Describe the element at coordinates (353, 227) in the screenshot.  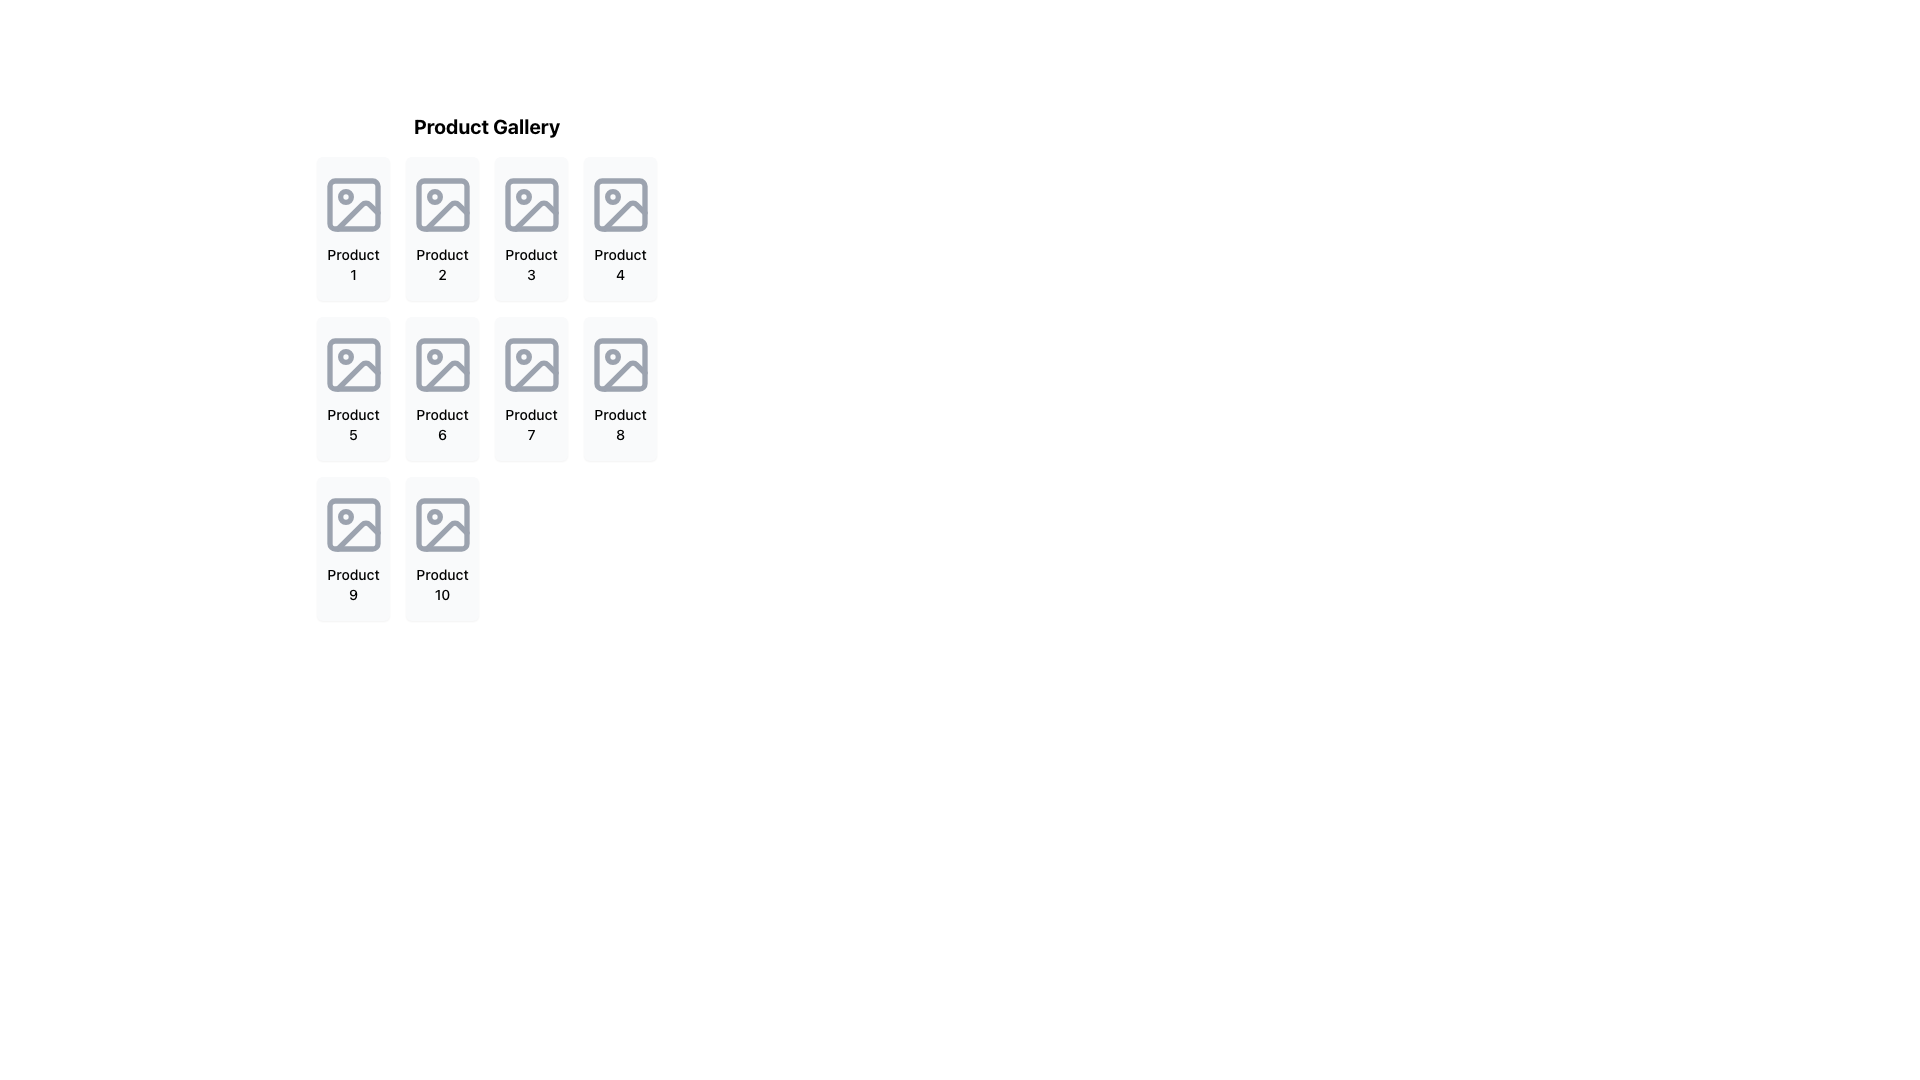
I see `the Product Card displaying 'Product 1' with a gray photo icon in the Product Gallery grid` at that location.